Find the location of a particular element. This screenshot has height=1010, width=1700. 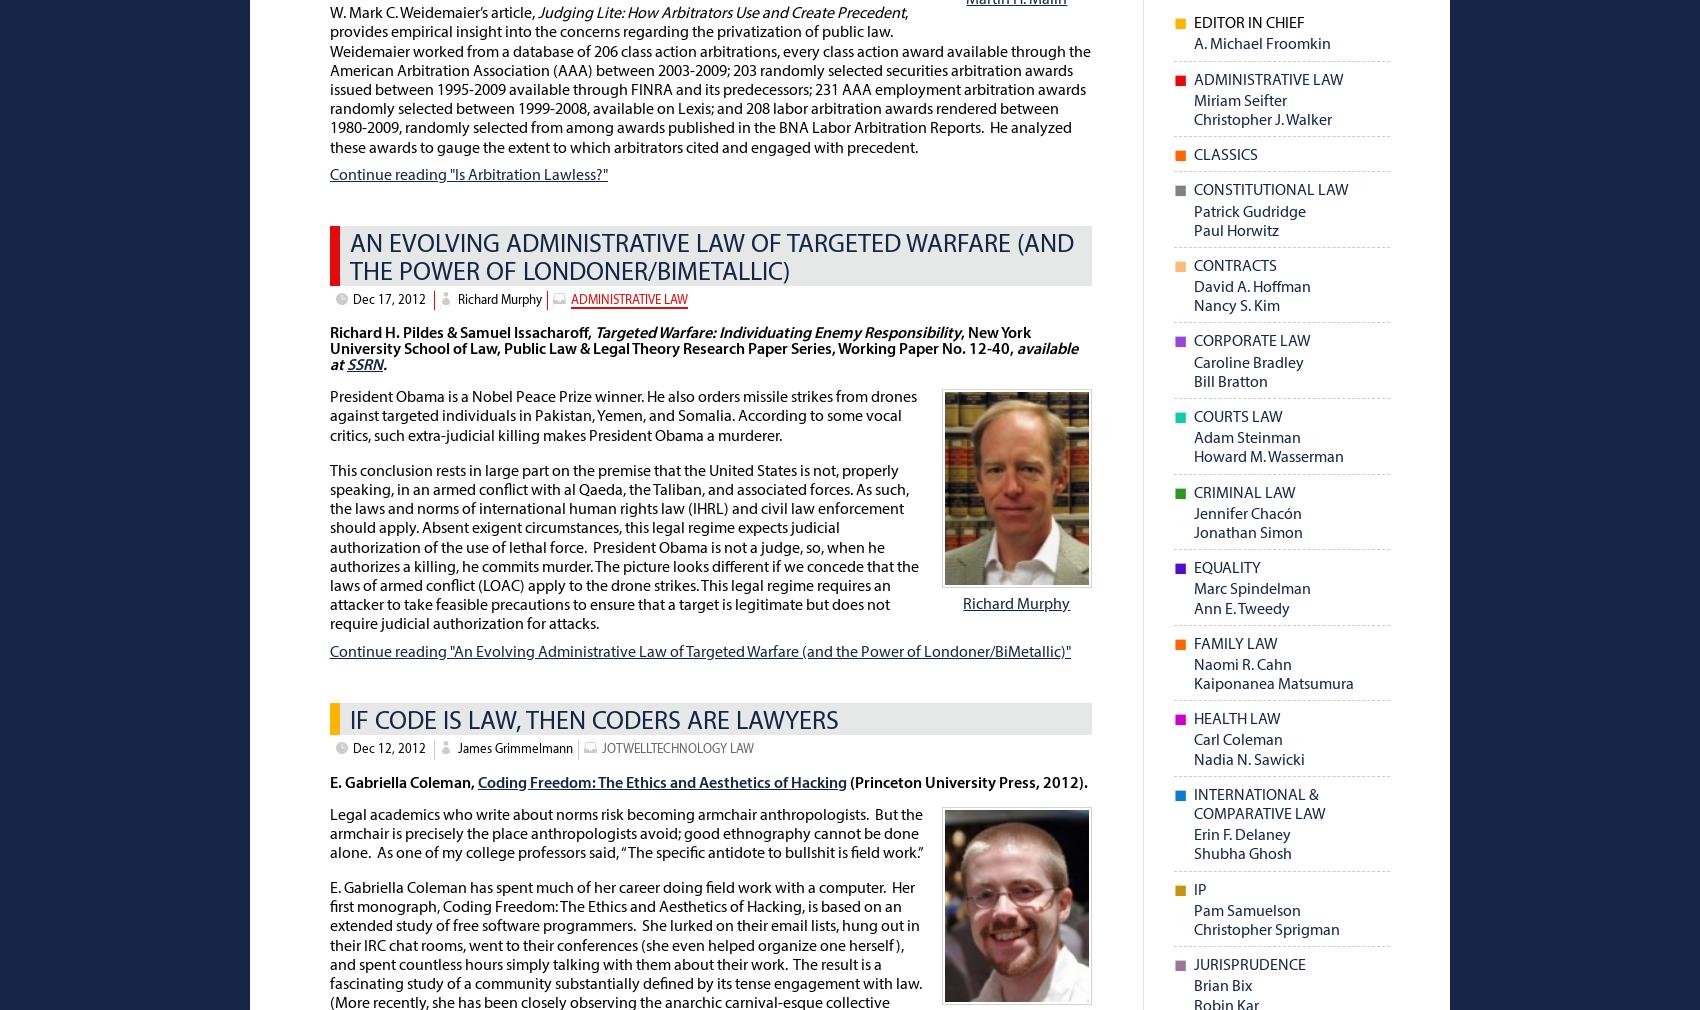

'Miriam Seifter' is located at coordinates (1239, 100).